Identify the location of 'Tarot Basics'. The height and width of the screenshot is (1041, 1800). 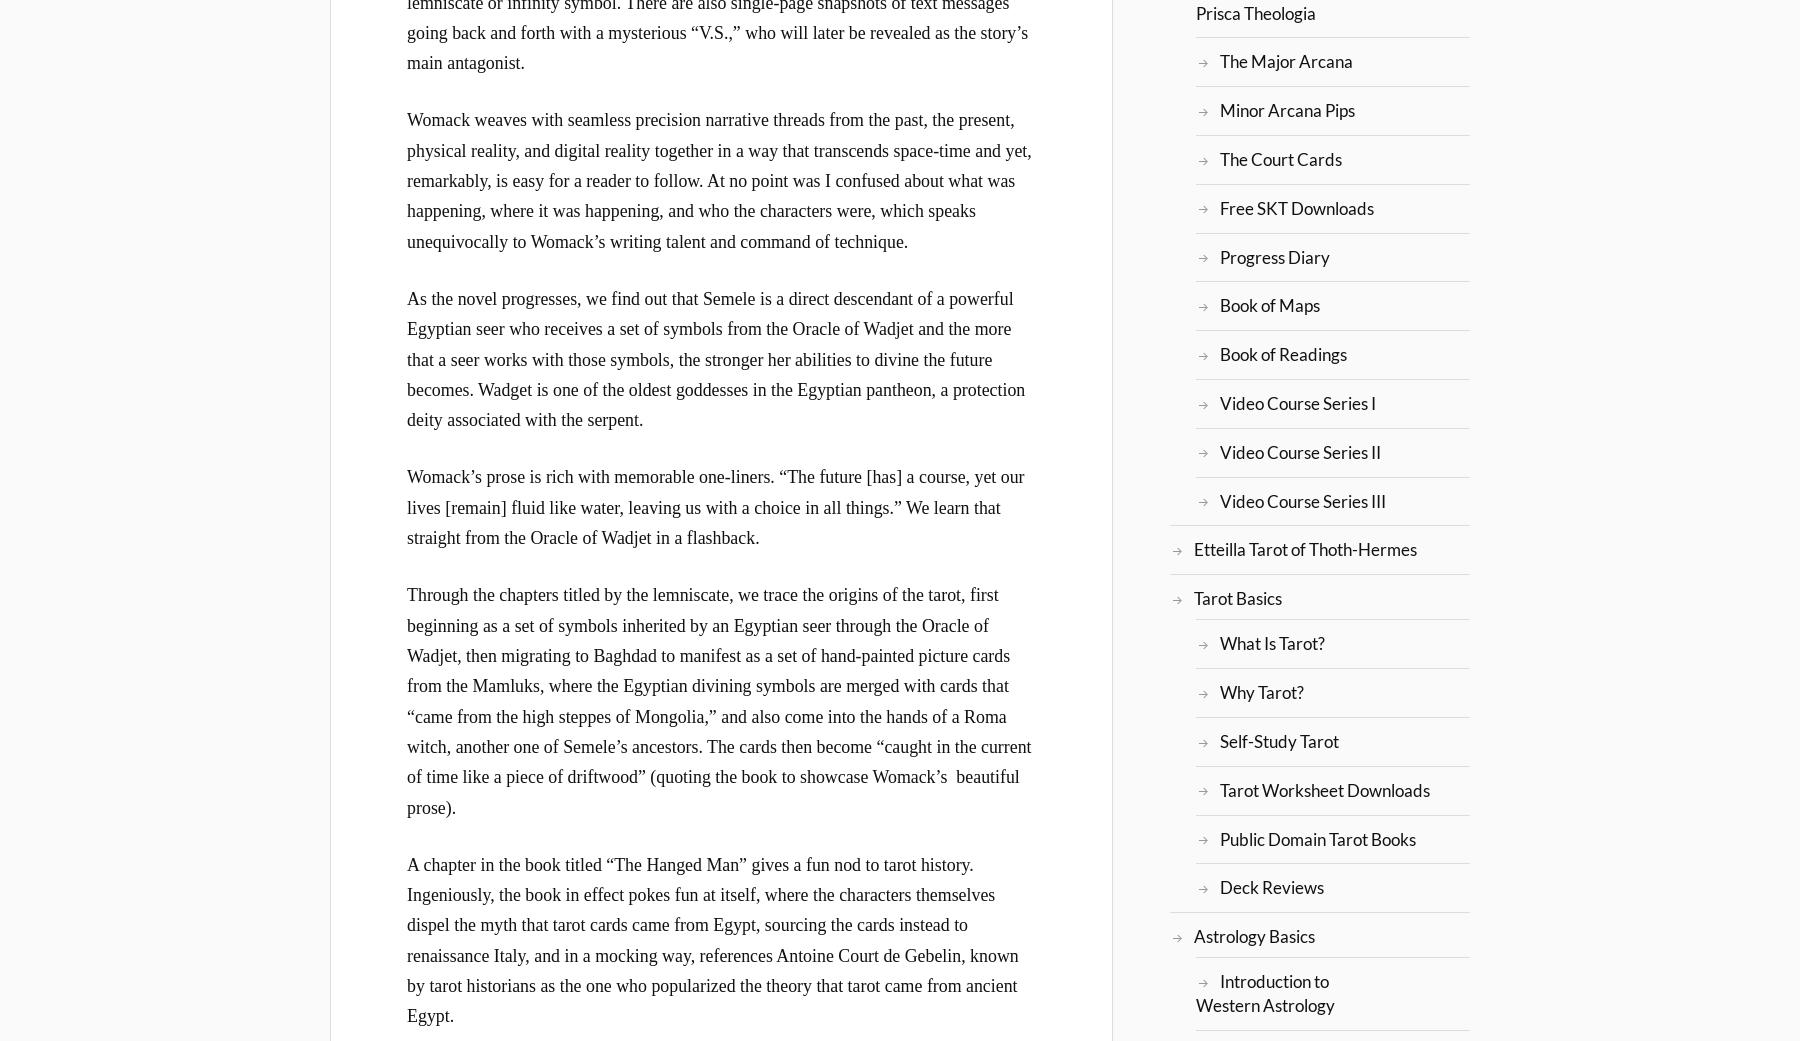
(1238, 598).